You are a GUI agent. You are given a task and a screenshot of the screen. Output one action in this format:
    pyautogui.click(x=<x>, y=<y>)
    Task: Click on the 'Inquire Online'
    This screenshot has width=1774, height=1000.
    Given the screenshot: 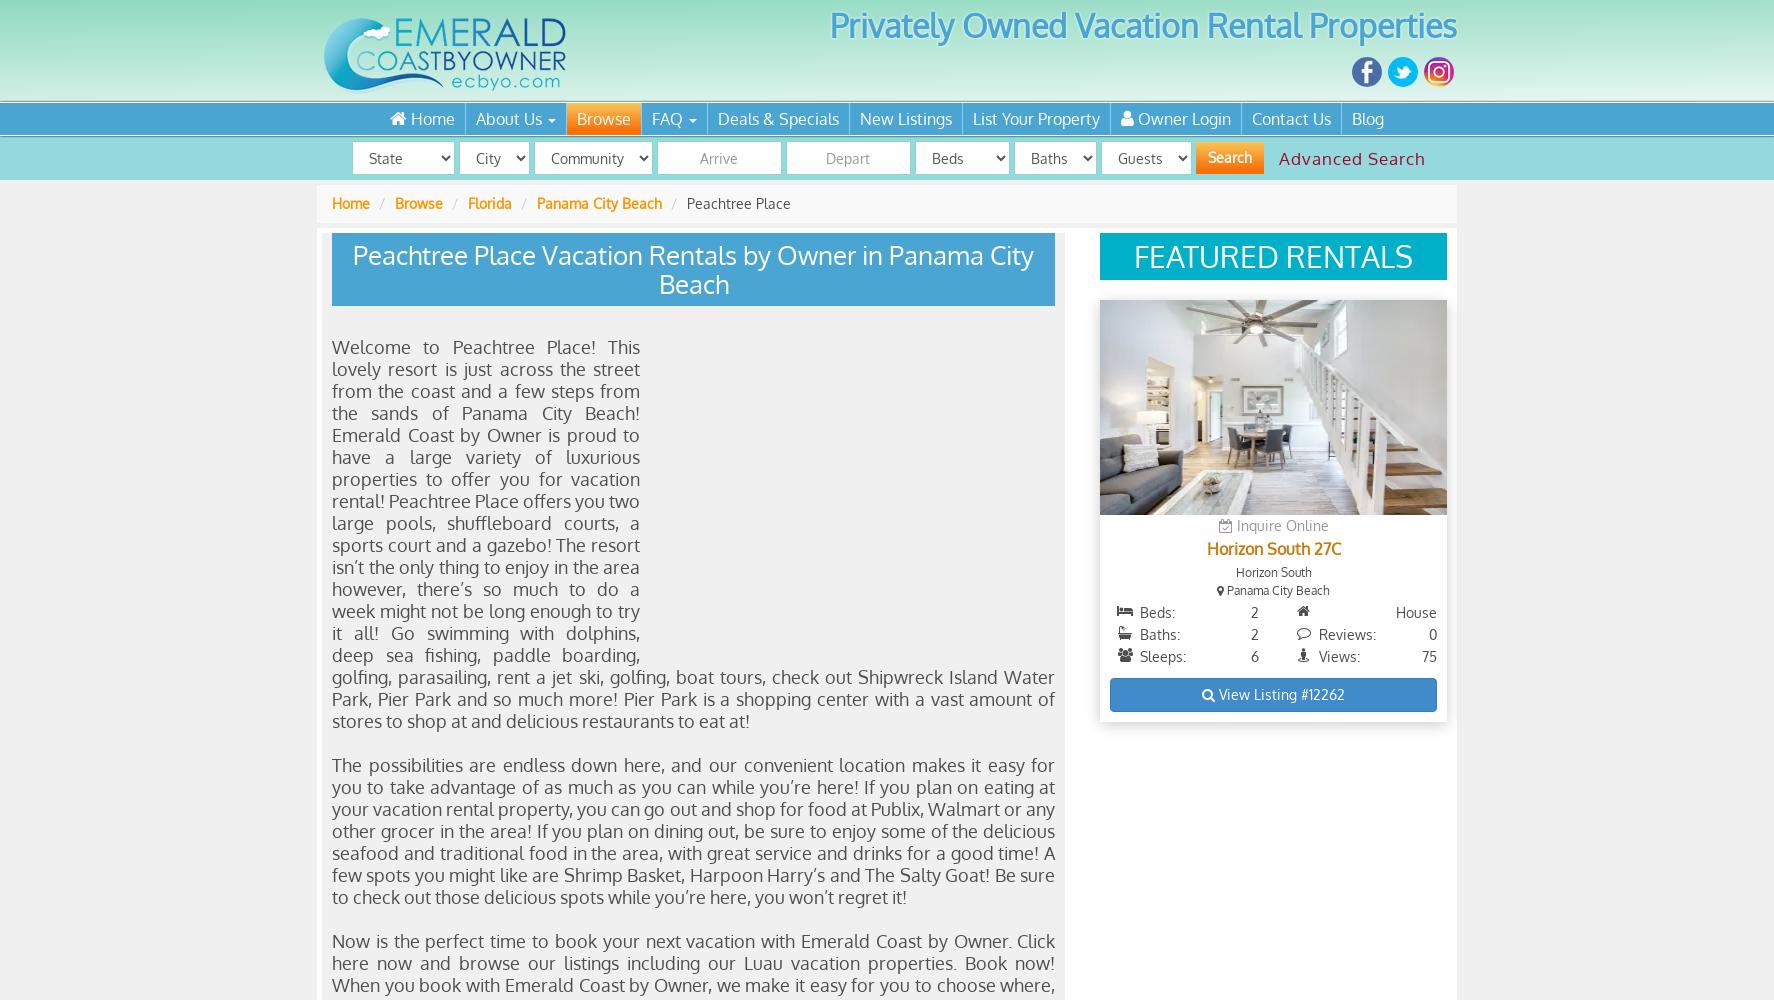 What is the action you would take?
    pyautogui.click(x=1278, y=525)
    